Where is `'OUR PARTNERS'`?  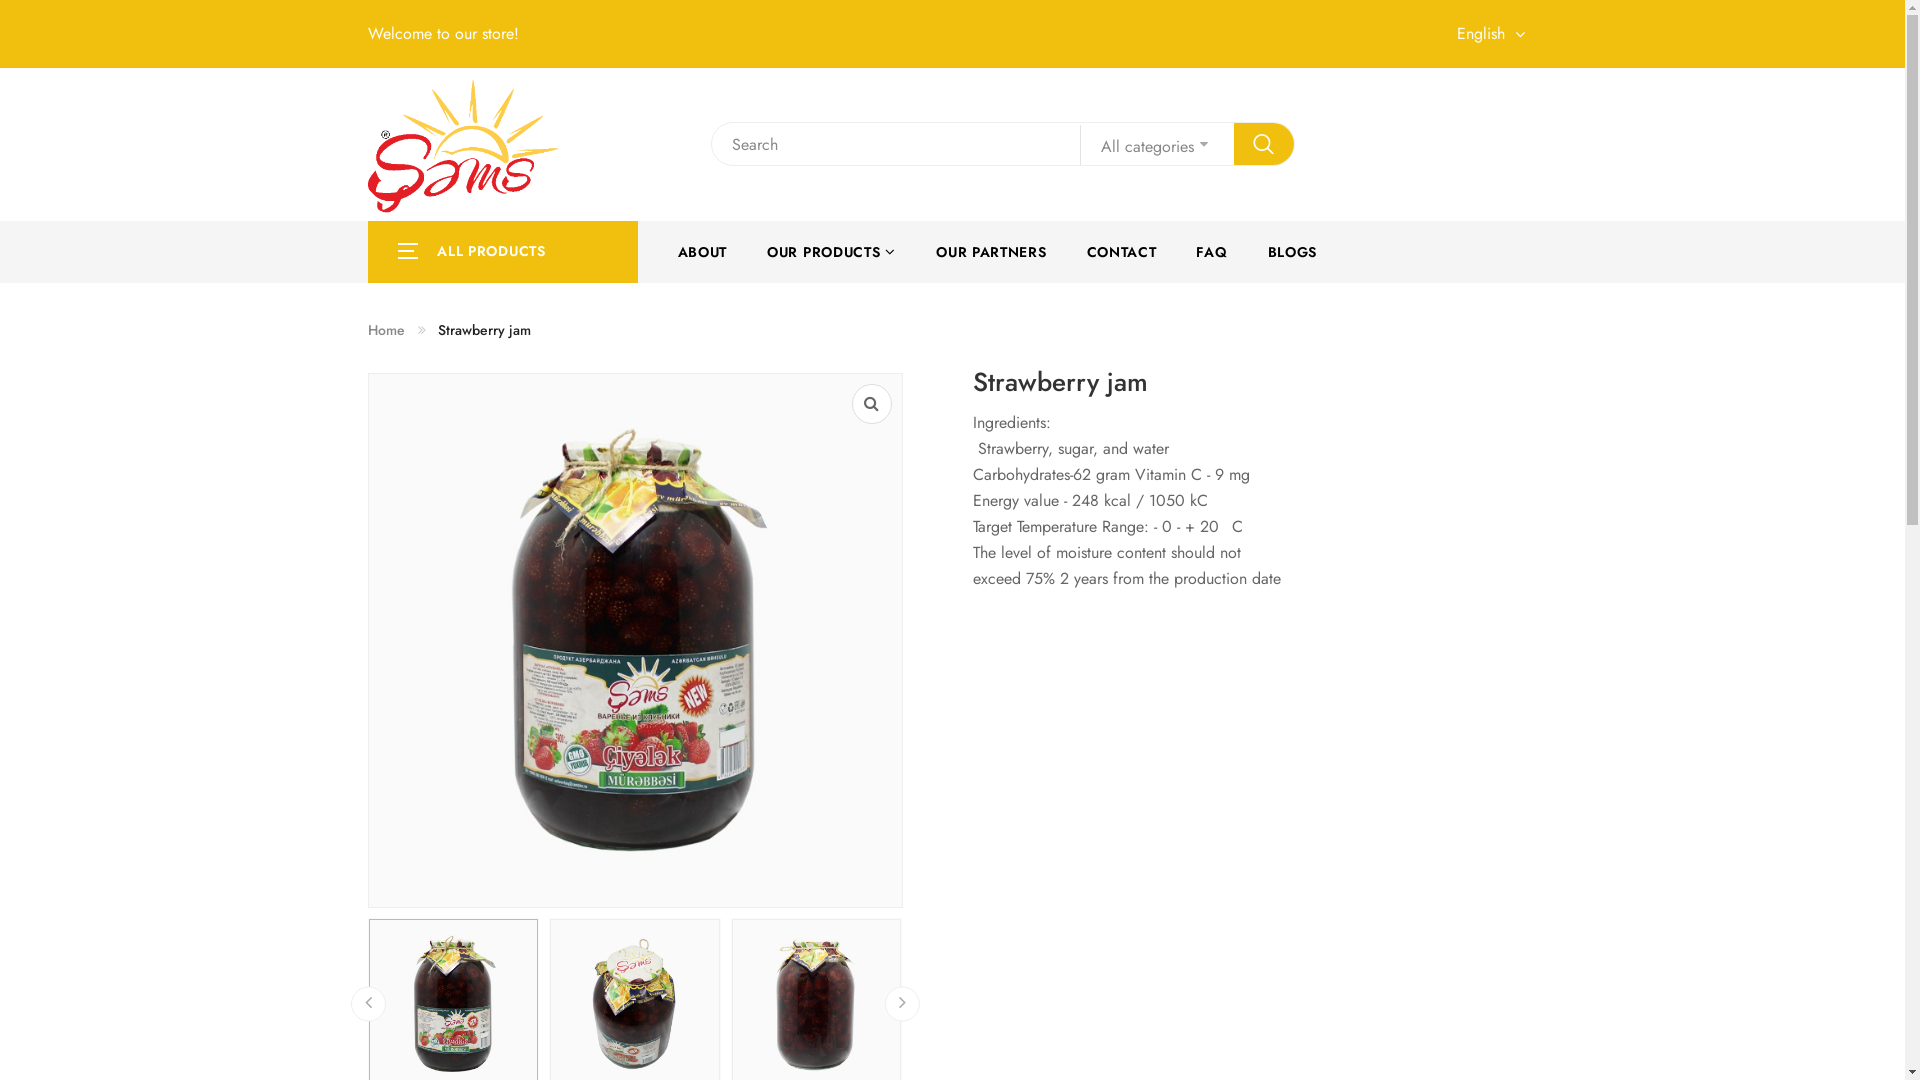
'OUR PARTNERS' is located at coordinates (990, 250).